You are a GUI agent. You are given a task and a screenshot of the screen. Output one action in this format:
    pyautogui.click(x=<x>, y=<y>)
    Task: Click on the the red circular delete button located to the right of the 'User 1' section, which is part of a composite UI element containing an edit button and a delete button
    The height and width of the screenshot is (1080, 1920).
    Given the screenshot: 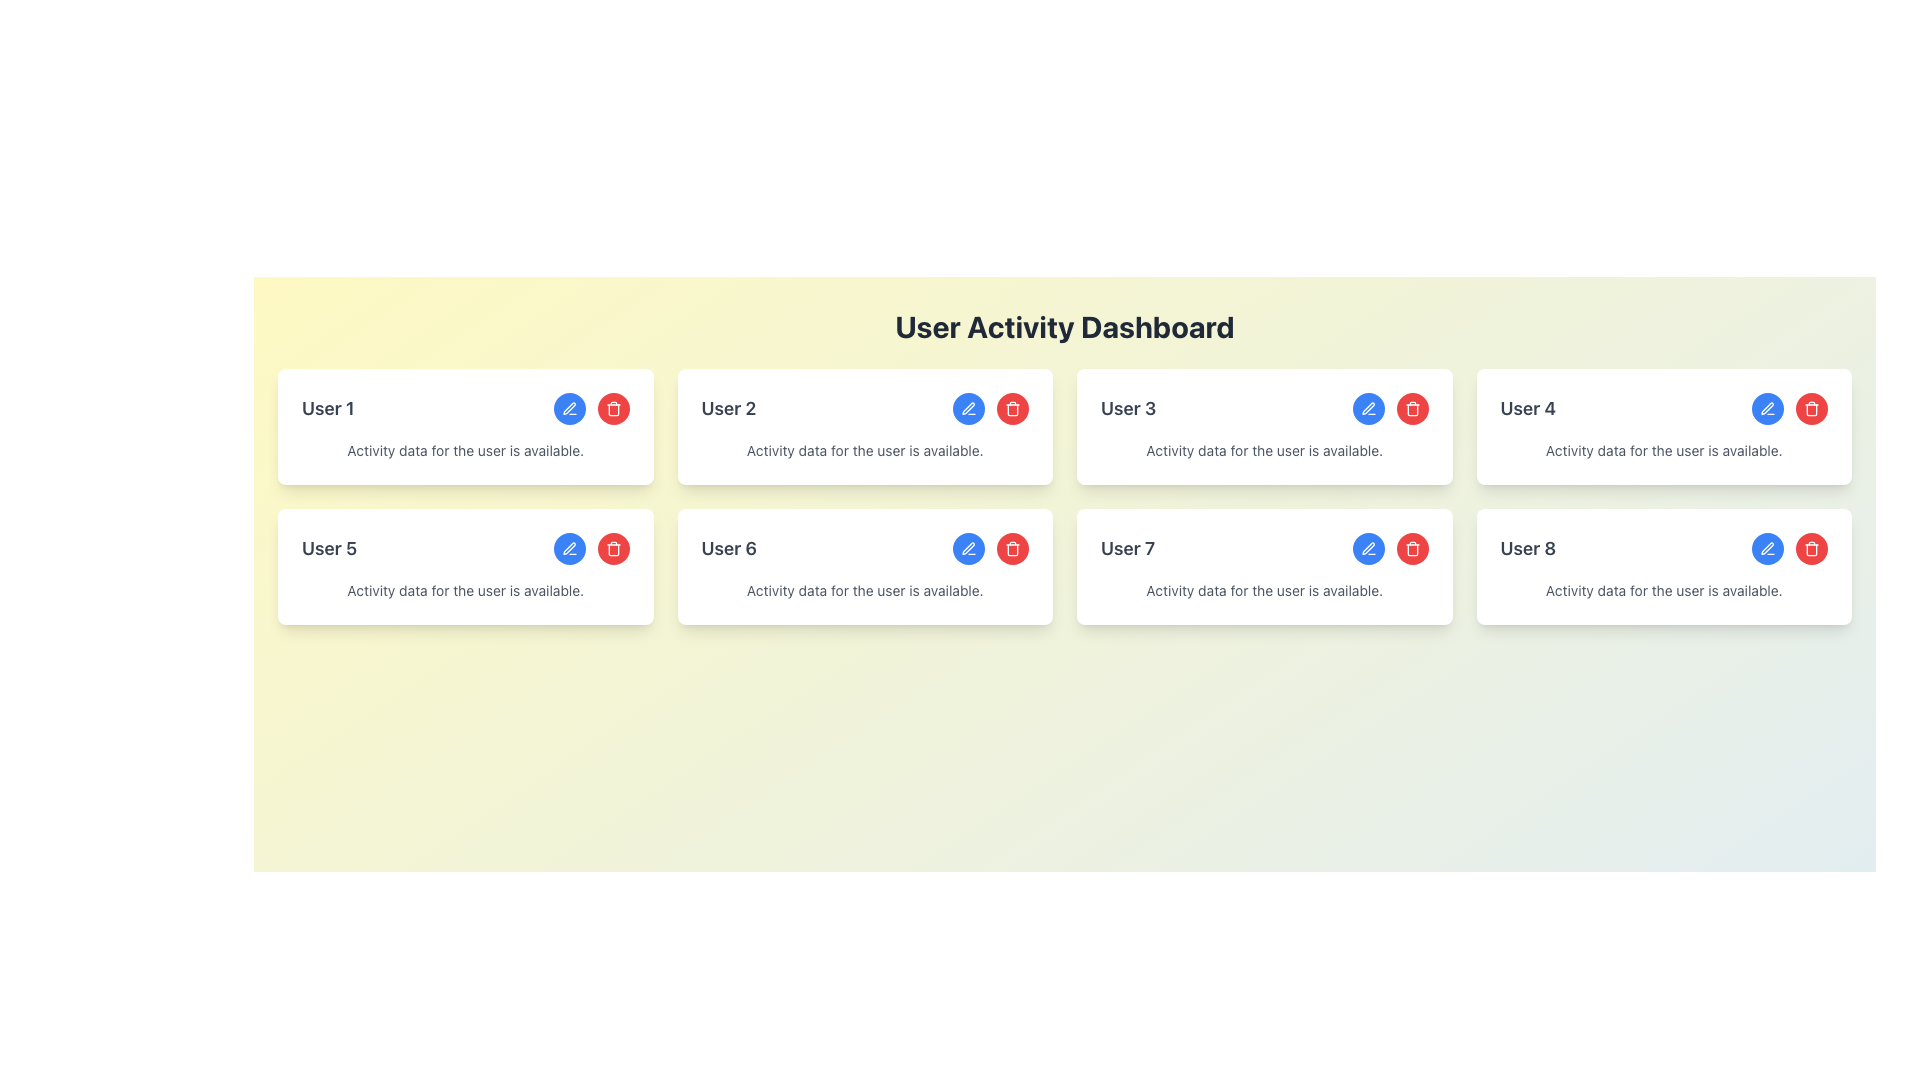 What is the action you would take?
    pyautogui.click(x=590, y=407)
    